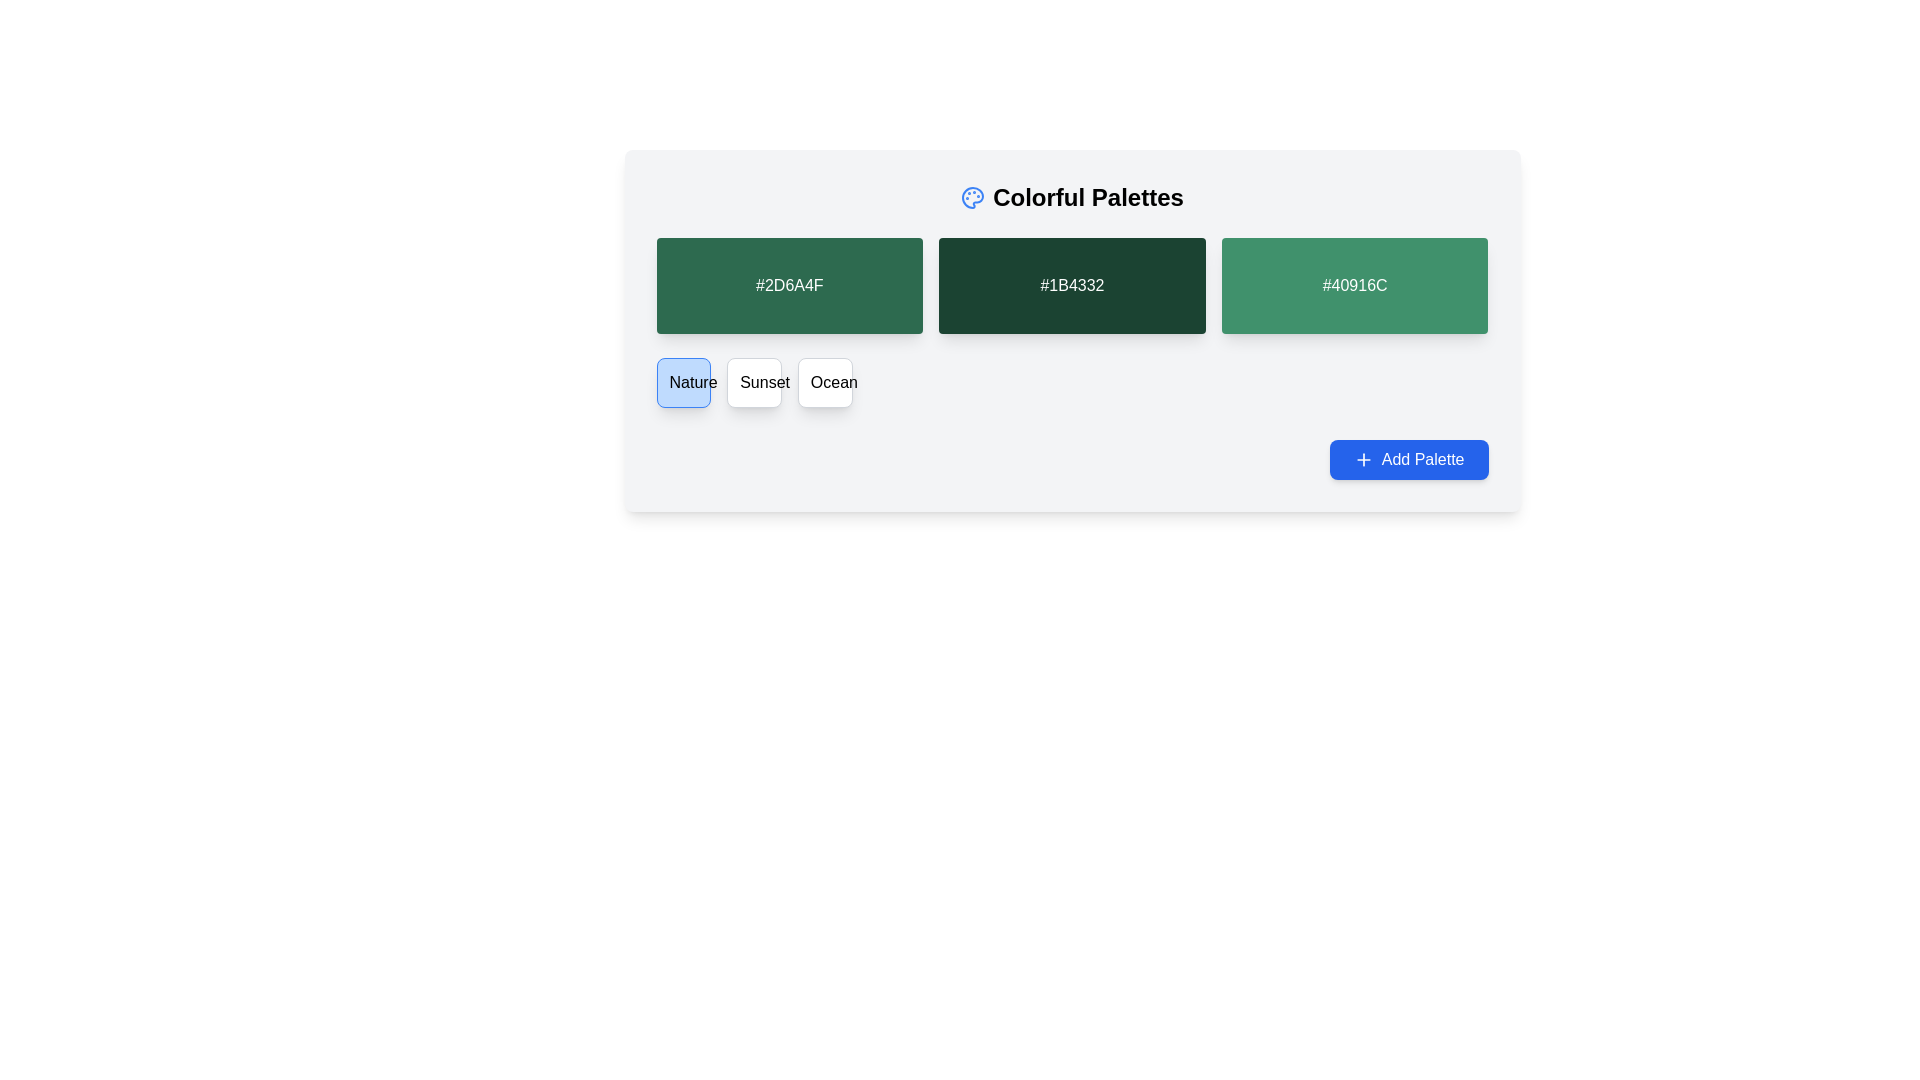 The width and height of the screenshot is (1920, 1080). I want to click on the second color box from the left that displays a color code with white text on a dark green background to copy the color code, so click(1071, 330).